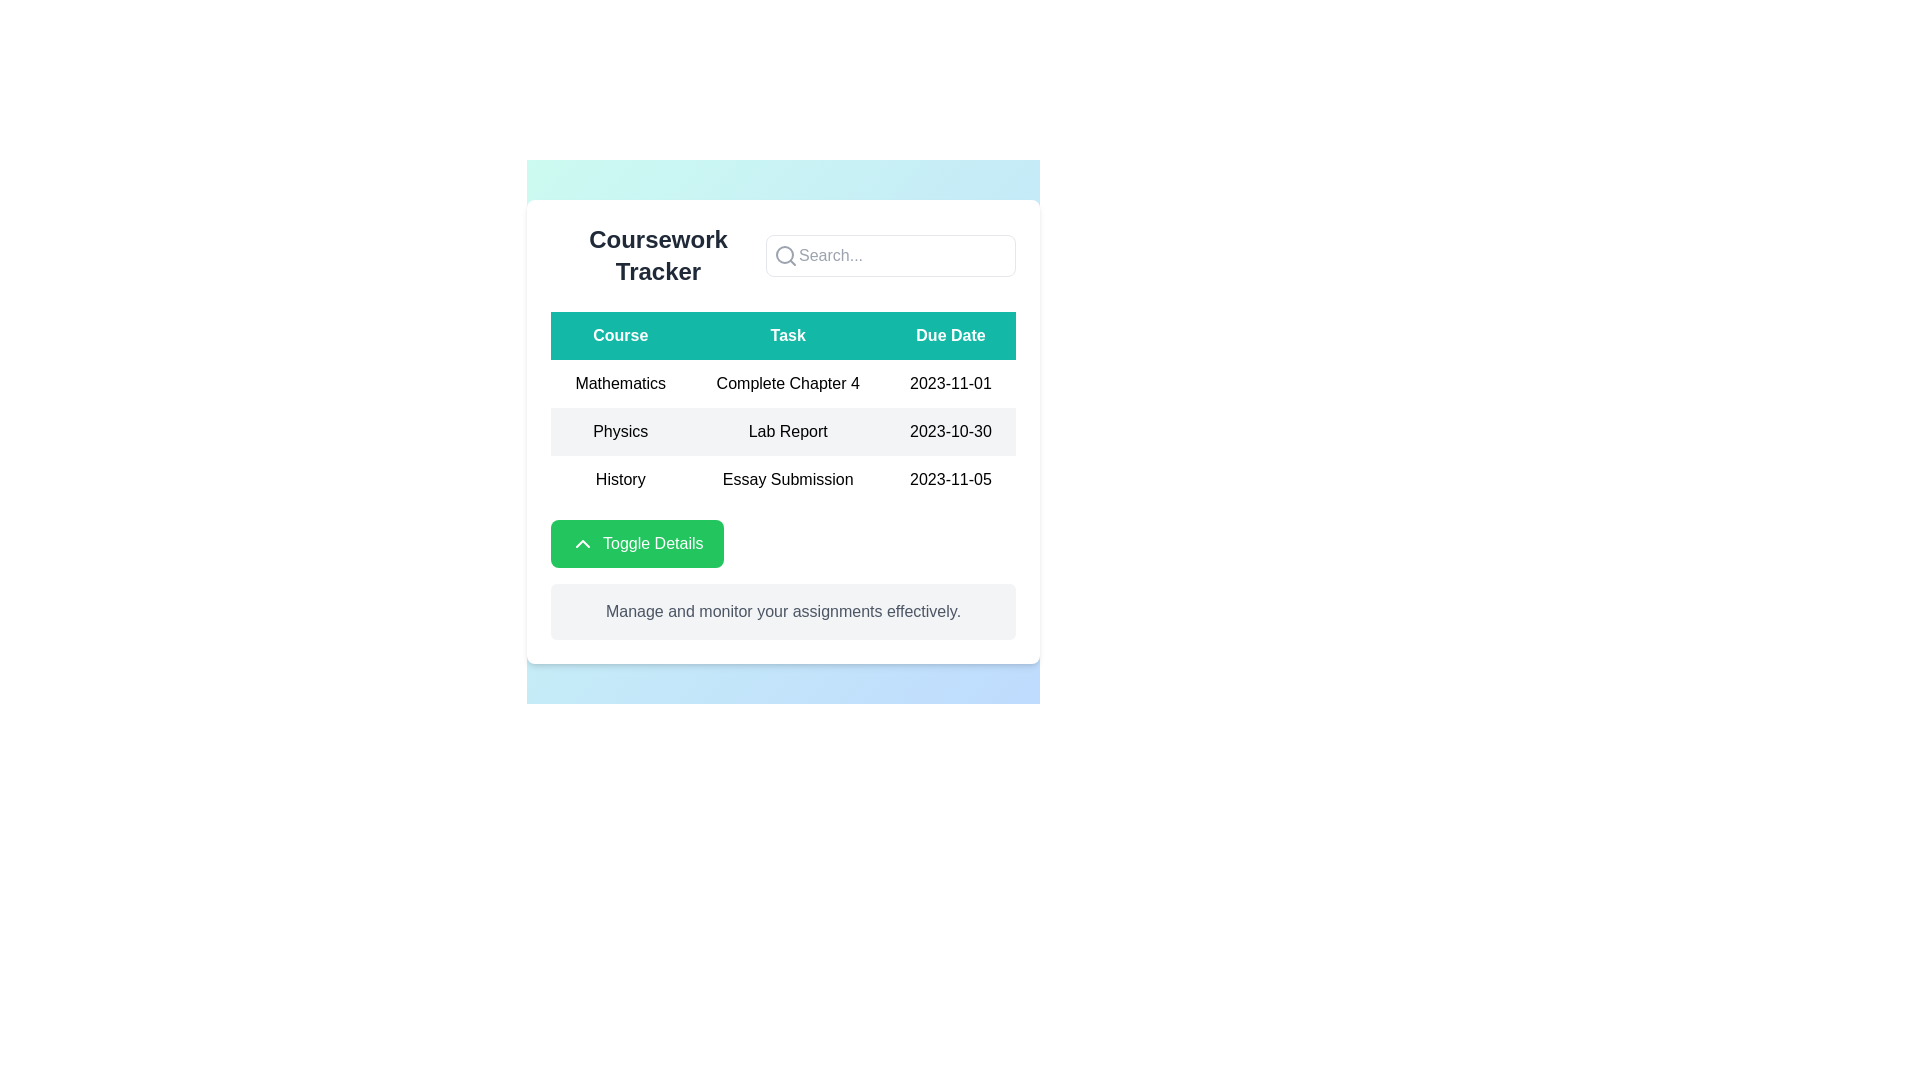  What do you see at coordinates (949, 431) in the screenshot?
I see `the static text displaying the due date for the 'Lab Report' task, located in the third column of the second row of the table layout` at bounding box center [949, 431].